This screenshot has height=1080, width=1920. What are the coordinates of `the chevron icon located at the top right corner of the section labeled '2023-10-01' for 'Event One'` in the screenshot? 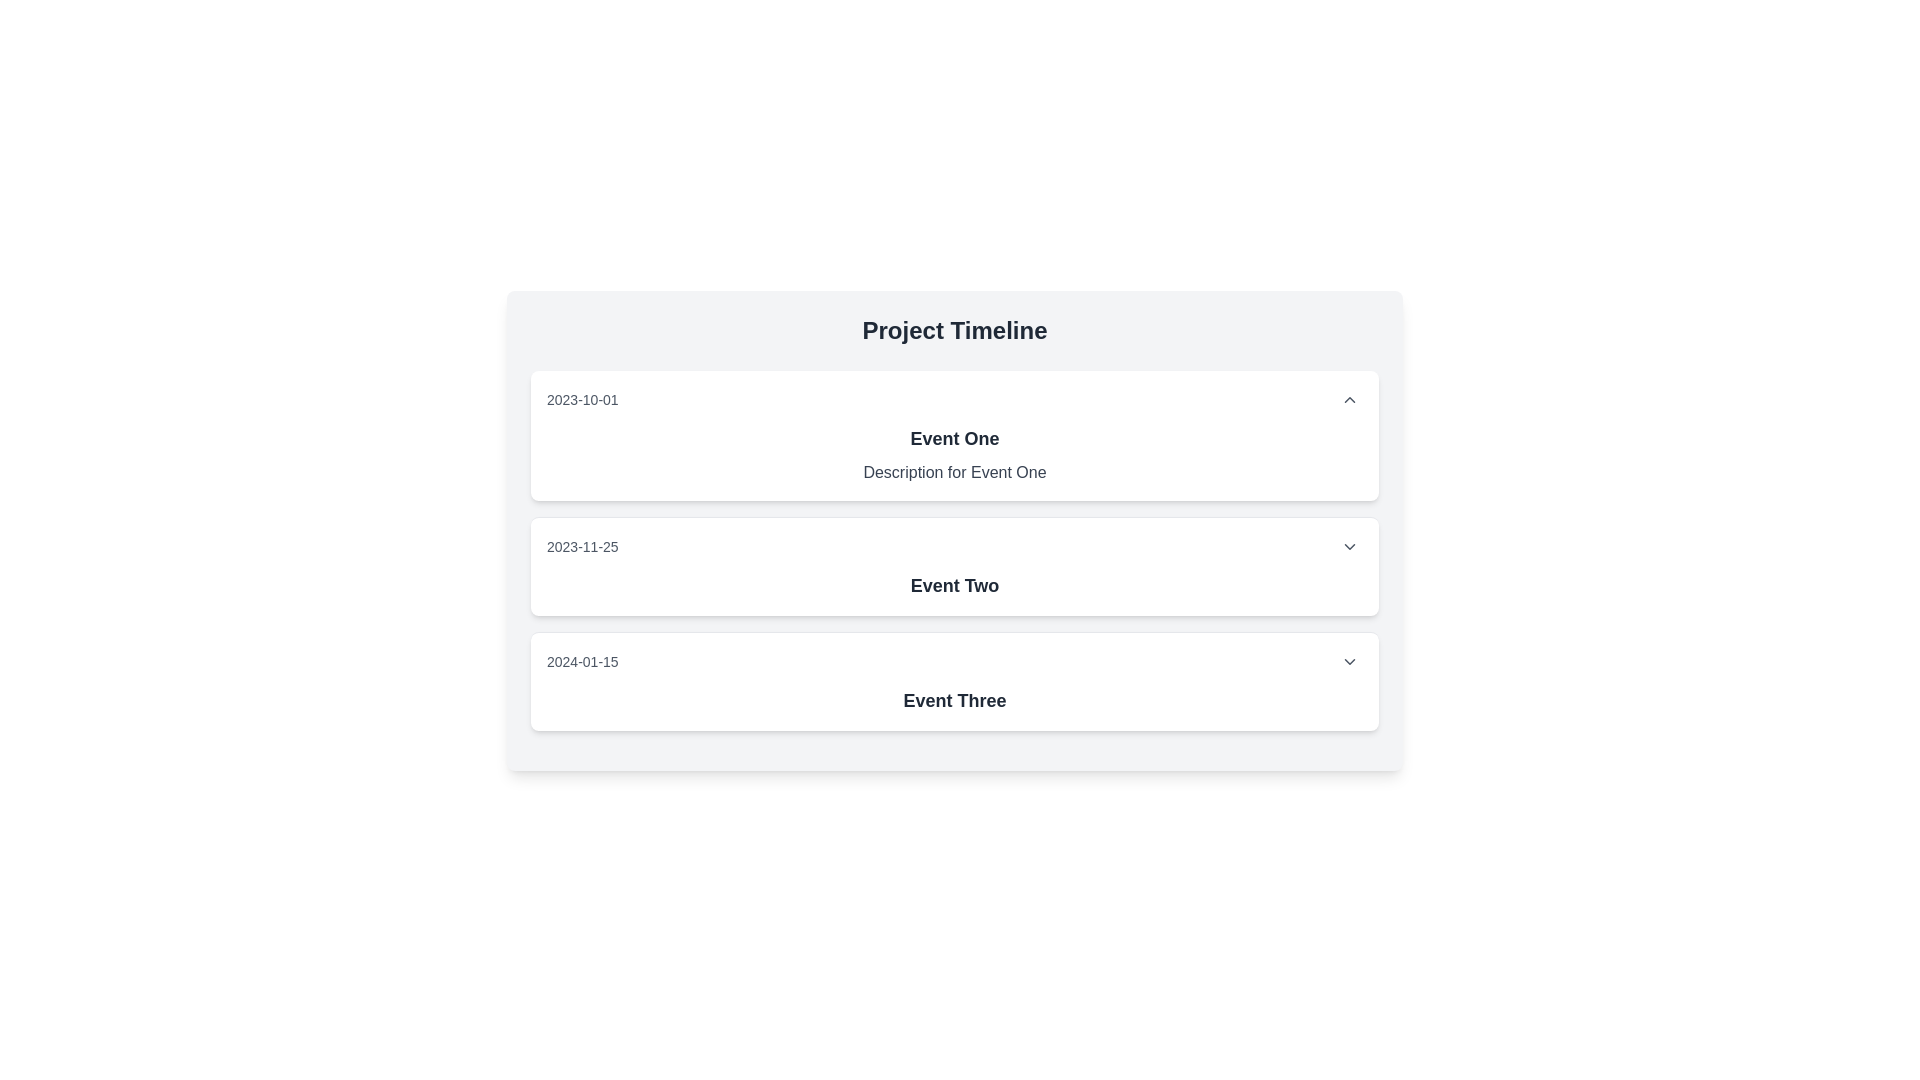 It's located at (1349, 400).